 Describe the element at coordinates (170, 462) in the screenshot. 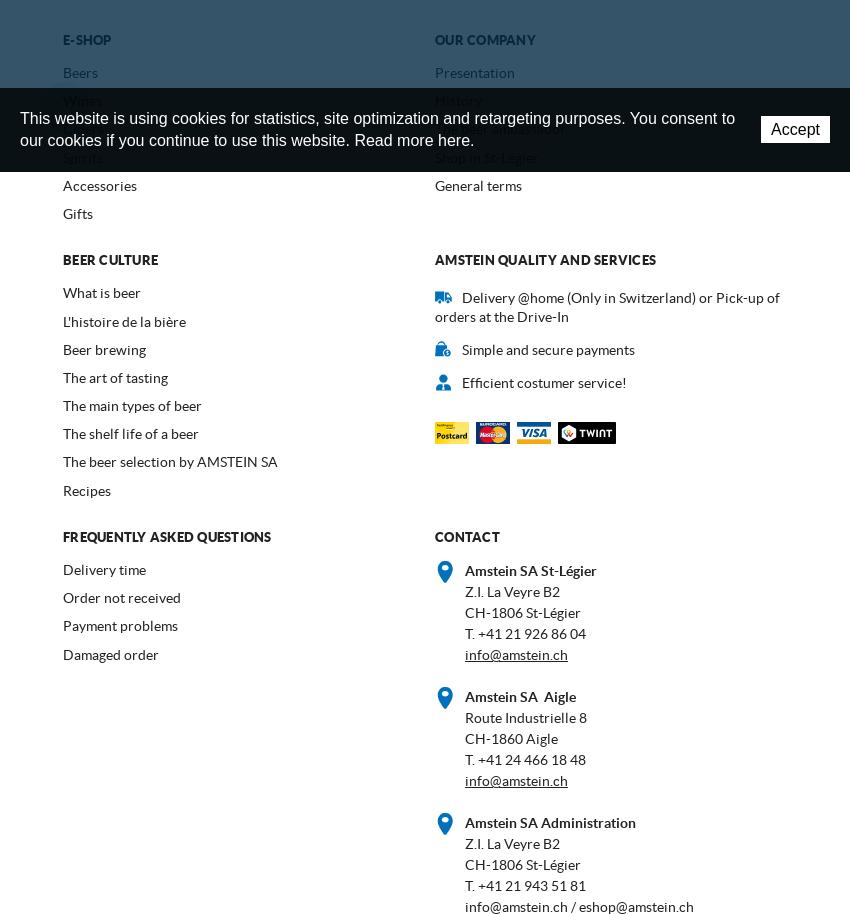

I see `'The beer selection by AMSTEIN SA'` at that location.